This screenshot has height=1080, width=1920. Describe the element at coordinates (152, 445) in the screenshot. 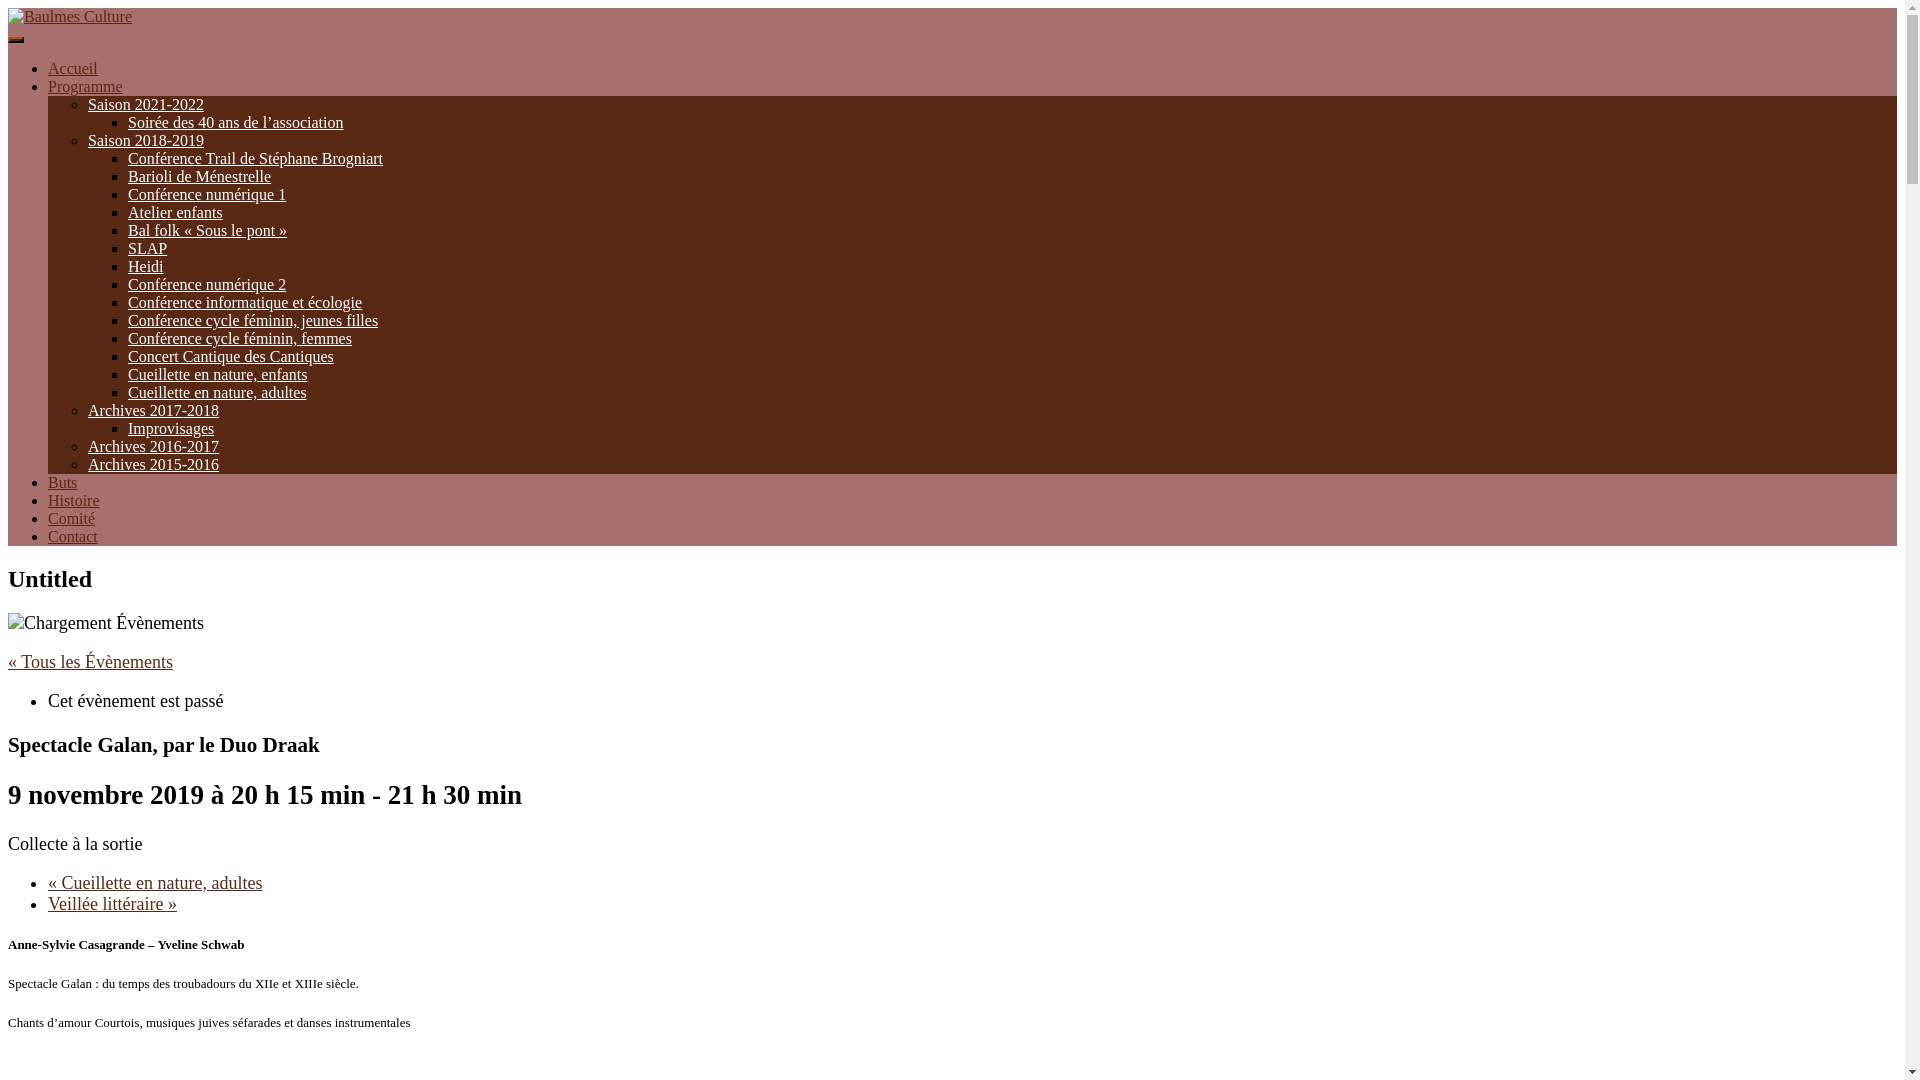

I see `'Archives 2016-2017'` at that location.